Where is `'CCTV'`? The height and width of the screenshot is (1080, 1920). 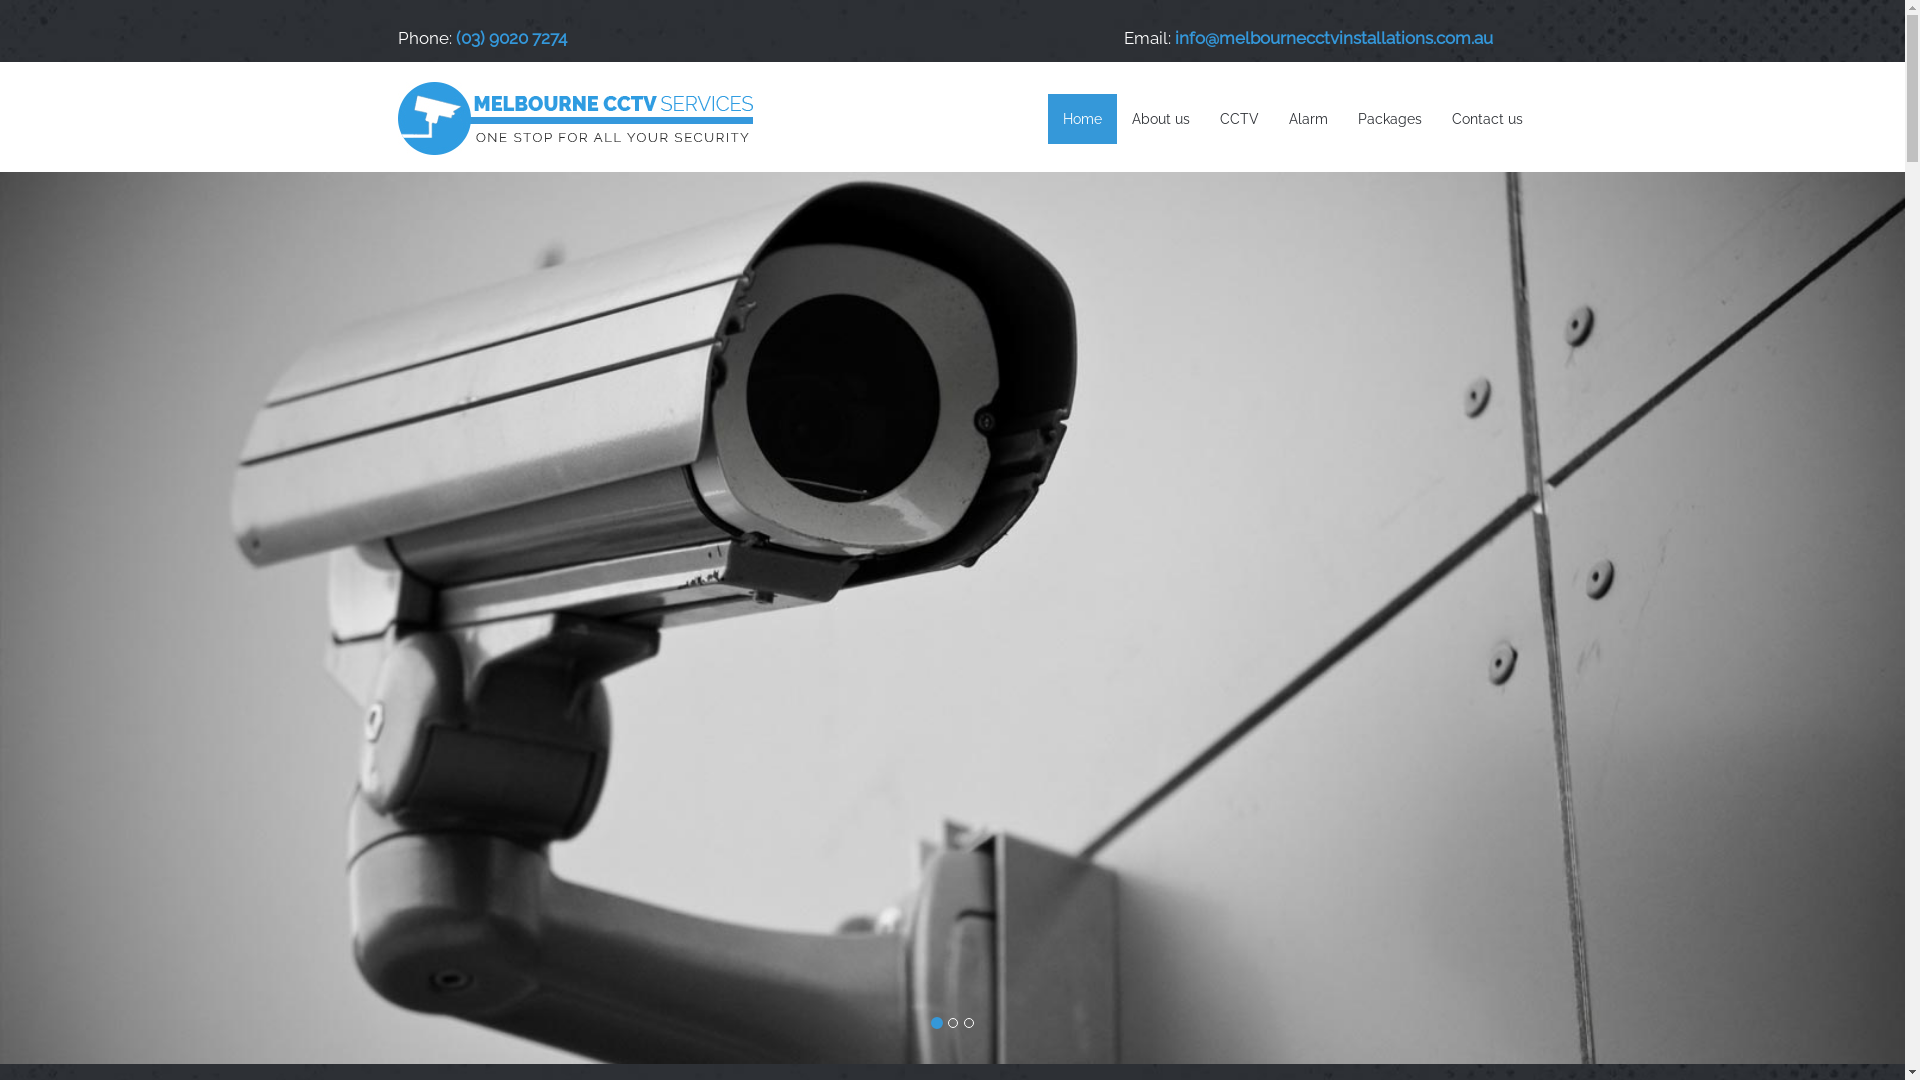 'CCTV' is located at coordinates (1237, 119).